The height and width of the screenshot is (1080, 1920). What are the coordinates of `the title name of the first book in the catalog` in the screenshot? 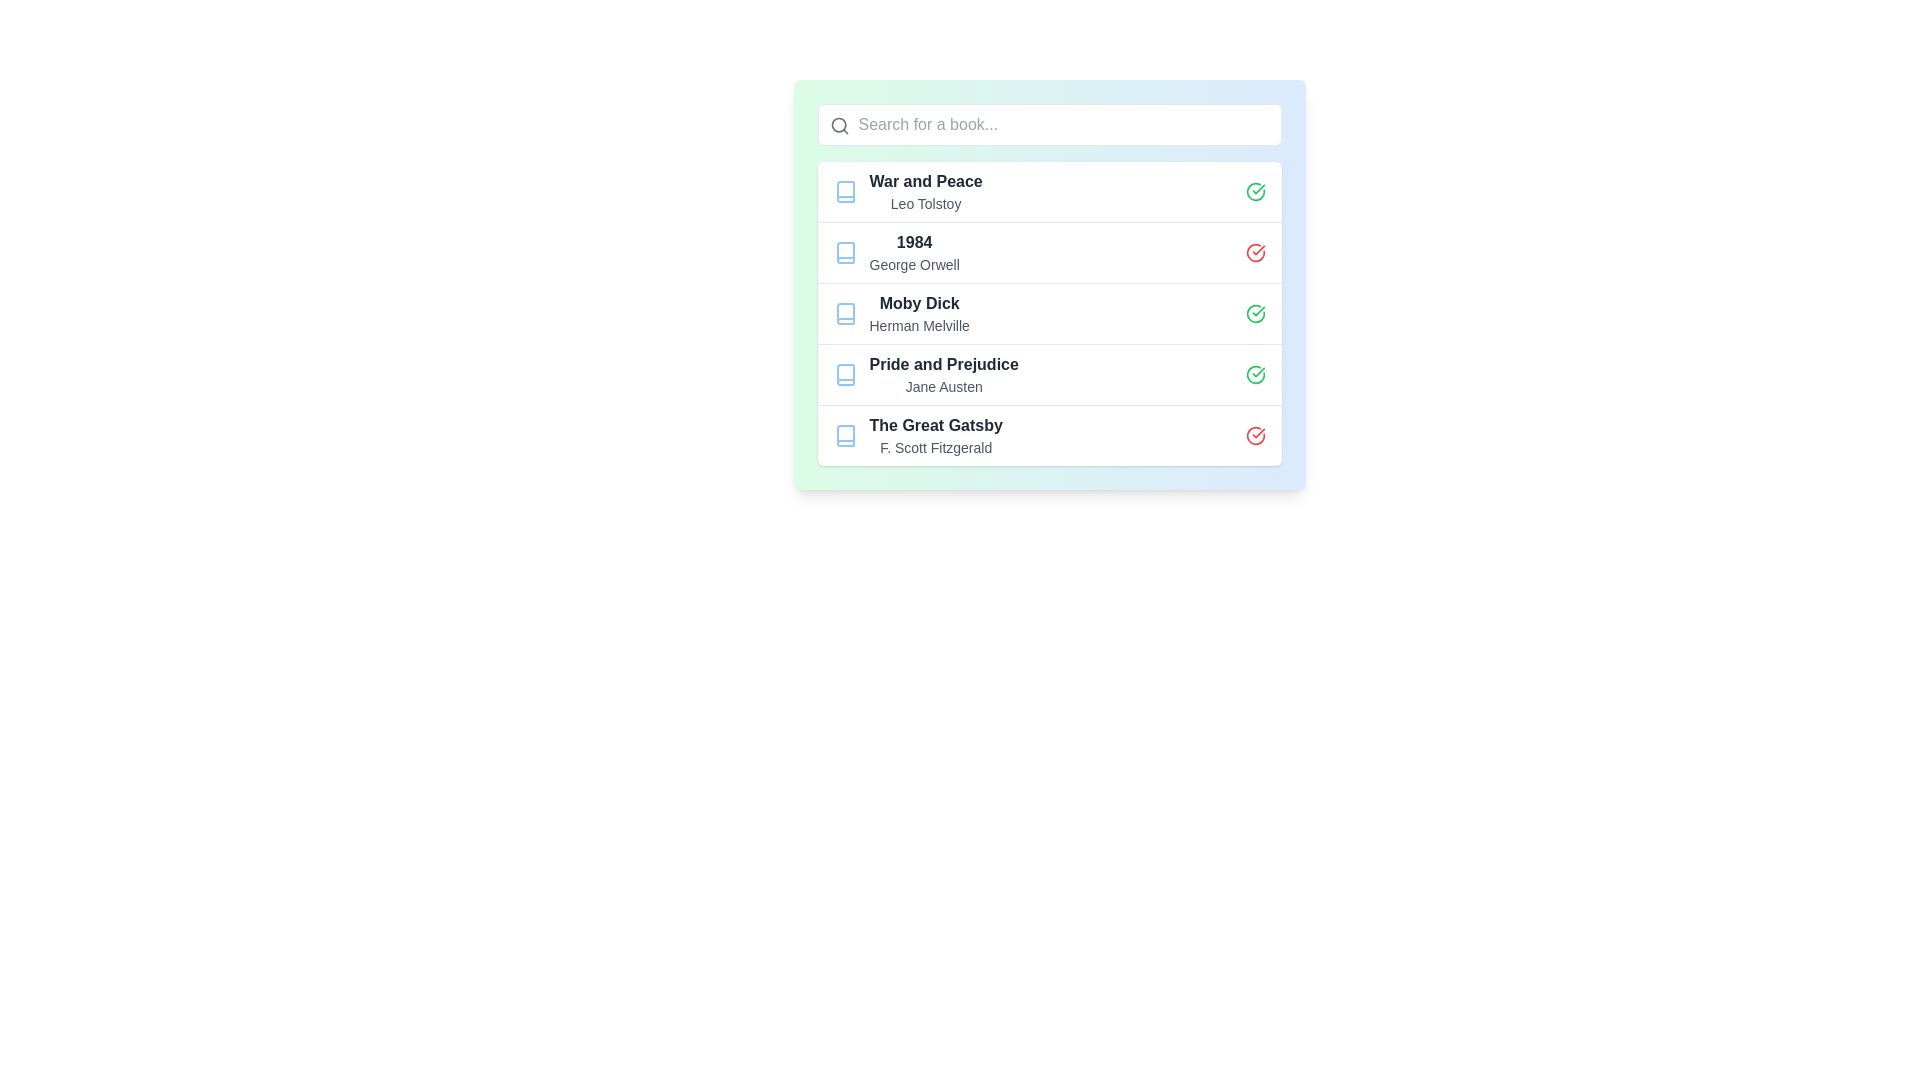 It's located at (925, 181).